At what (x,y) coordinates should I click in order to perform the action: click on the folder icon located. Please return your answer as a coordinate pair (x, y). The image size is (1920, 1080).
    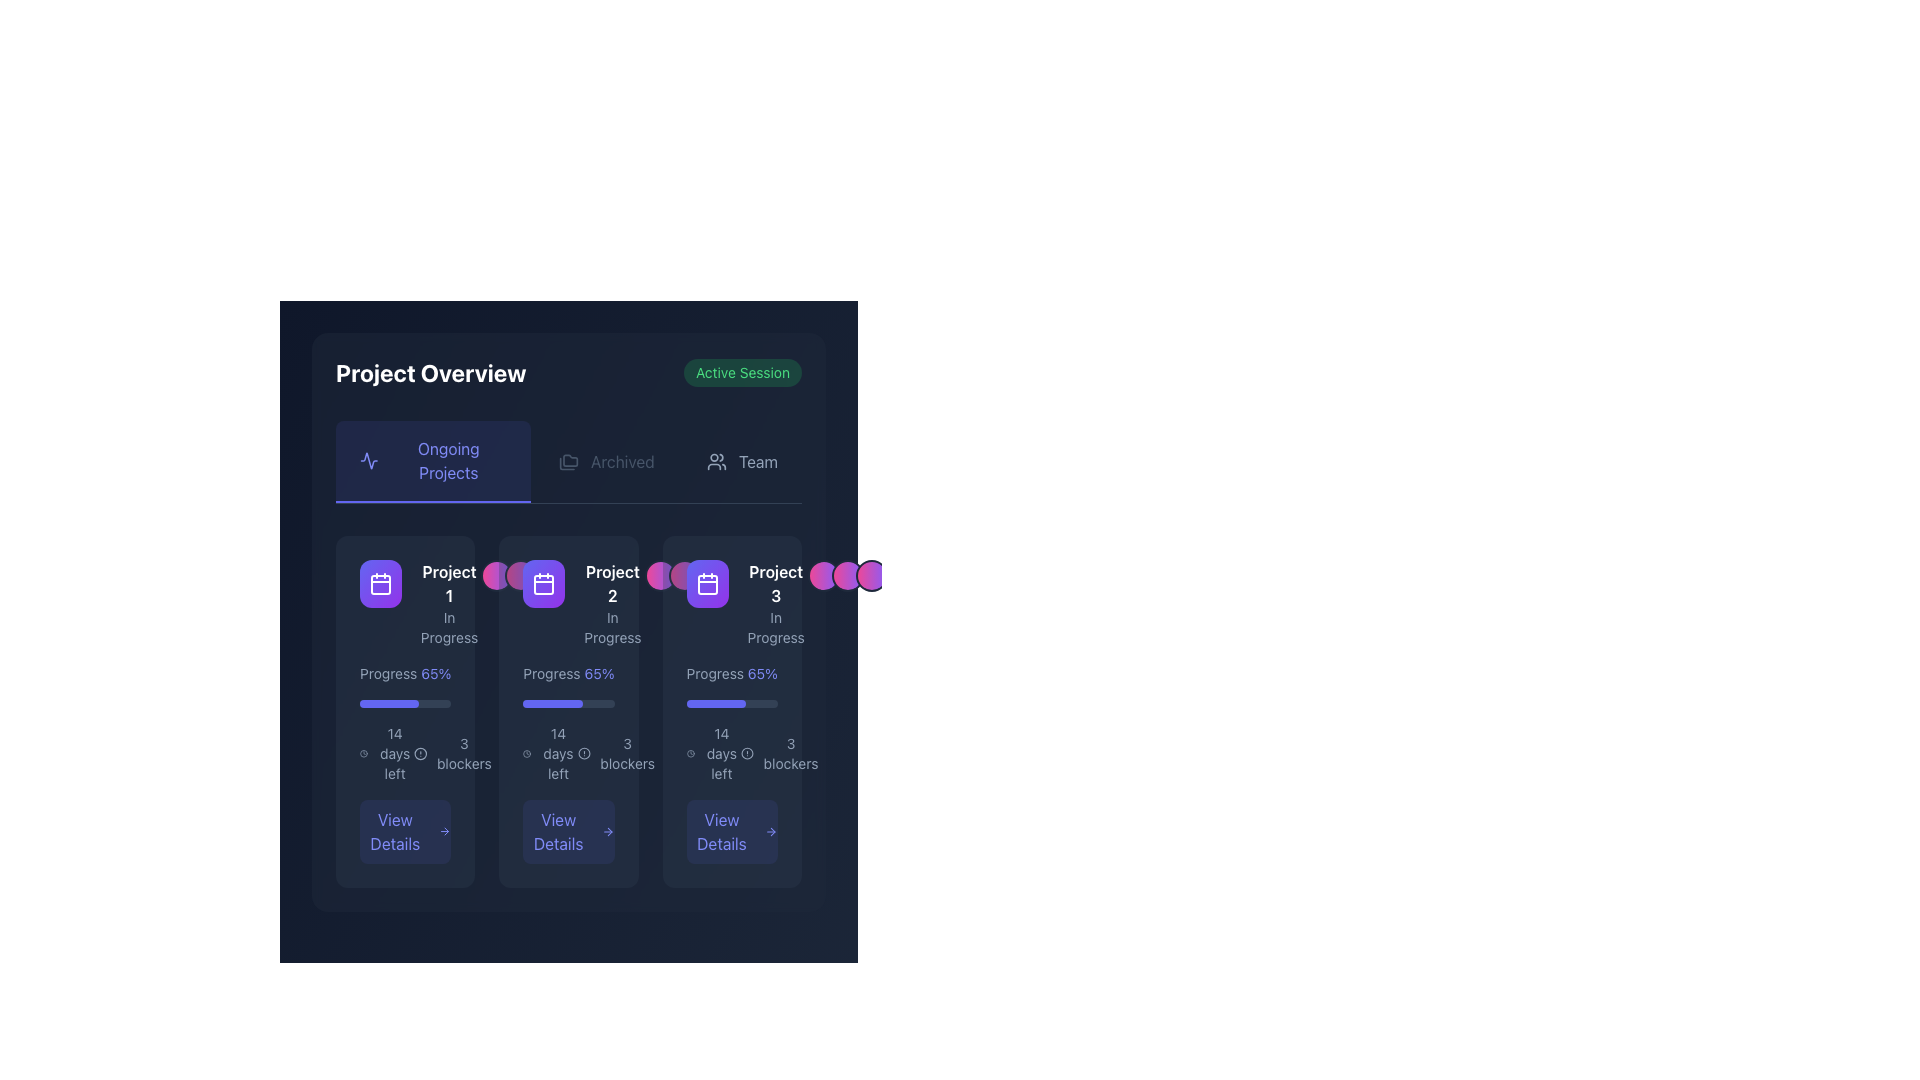
    Looking at the image, I should click on (569, 460).